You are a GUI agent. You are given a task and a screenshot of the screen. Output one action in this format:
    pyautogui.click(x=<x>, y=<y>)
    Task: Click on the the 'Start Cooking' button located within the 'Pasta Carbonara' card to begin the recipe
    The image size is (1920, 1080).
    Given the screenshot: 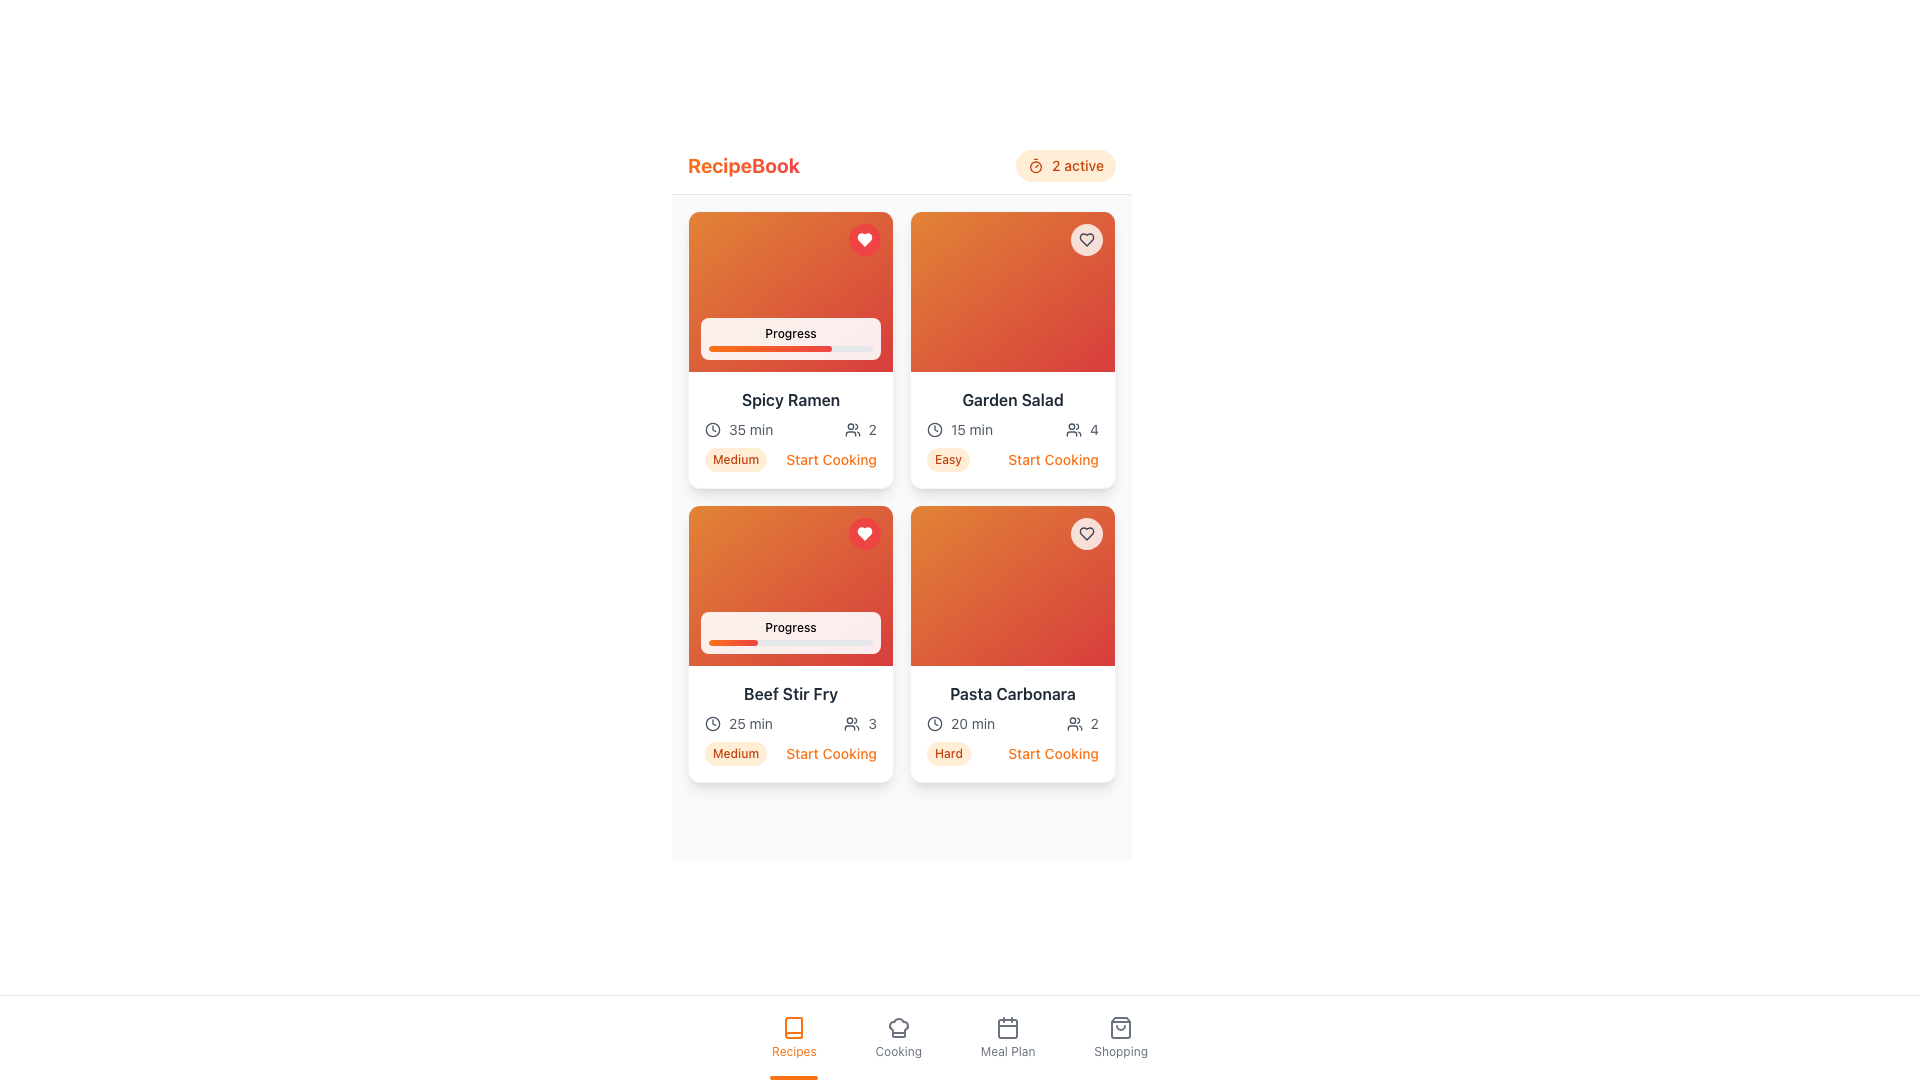 What is the action you would take?
    pyautogui.click(x=1012, y=753)
    